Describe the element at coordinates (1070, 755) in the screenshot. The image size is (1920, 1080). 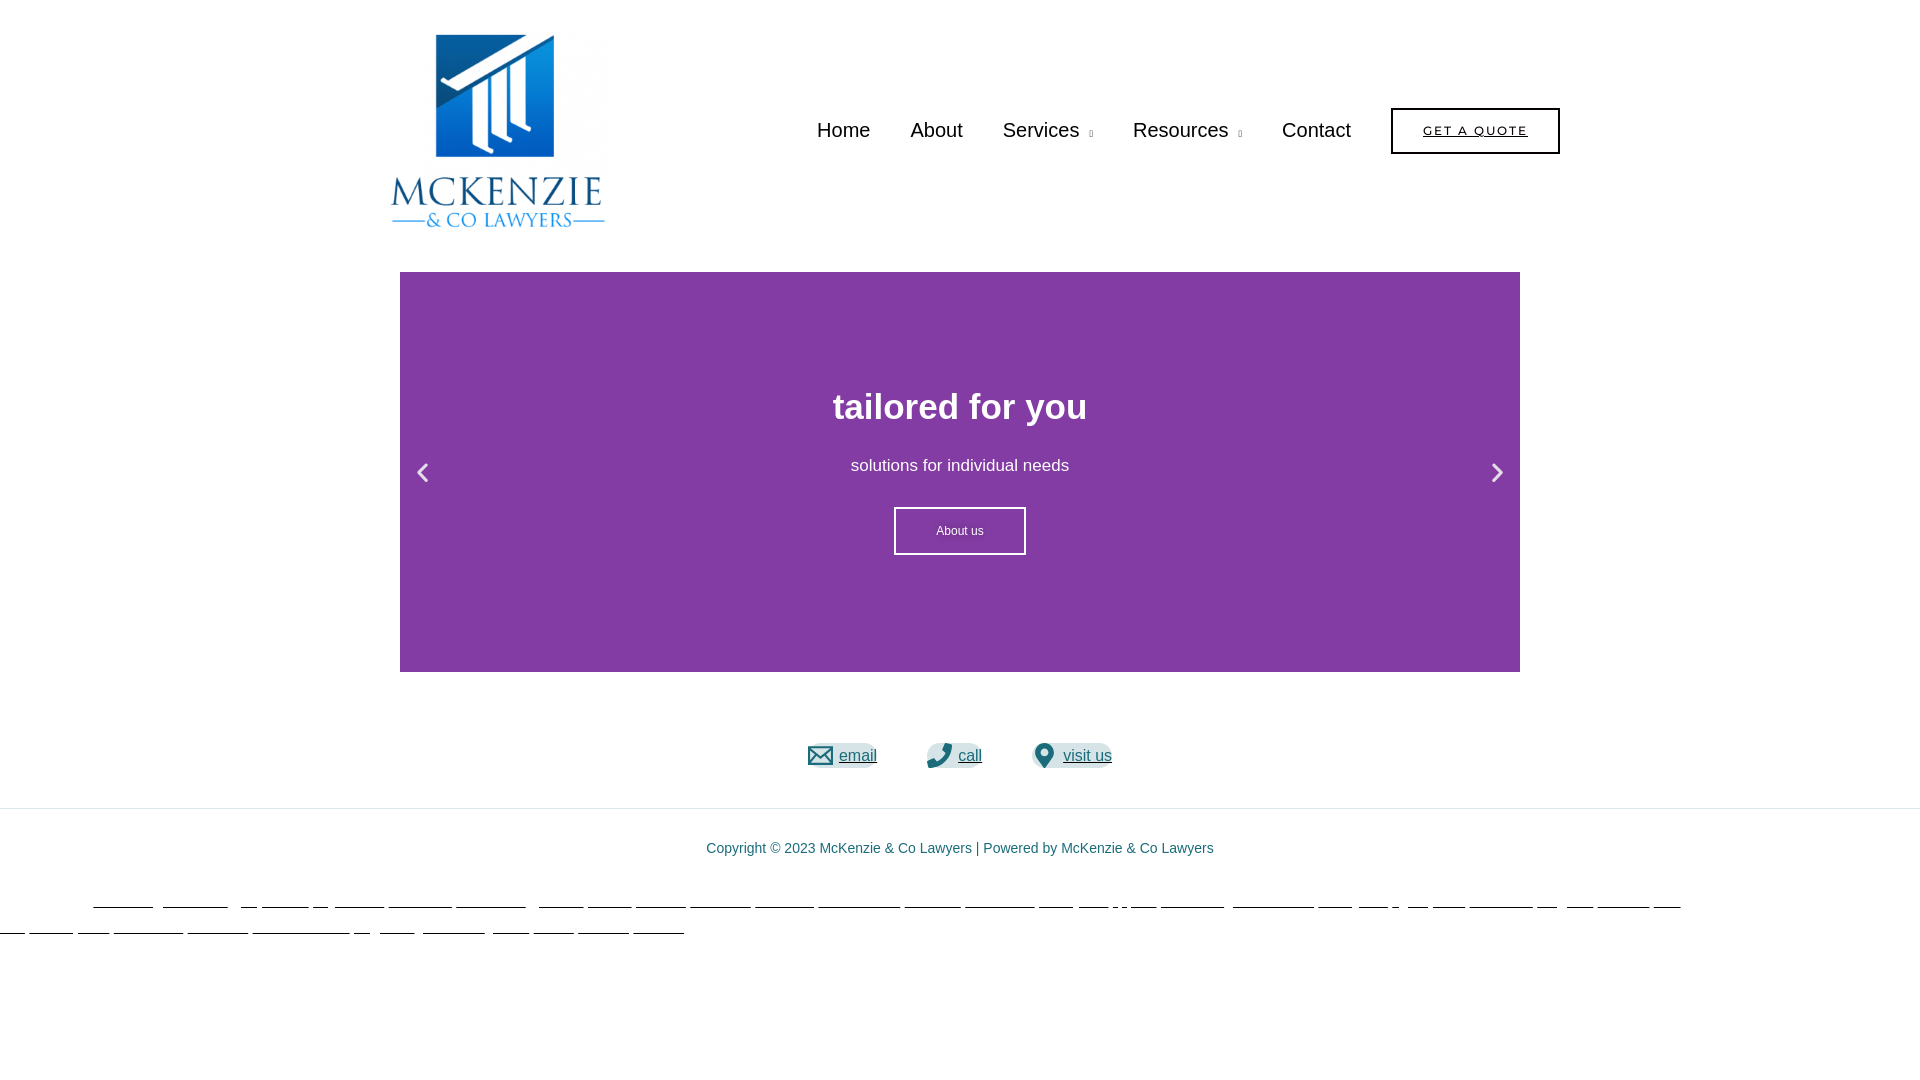
I see `'visit us'` at that location.